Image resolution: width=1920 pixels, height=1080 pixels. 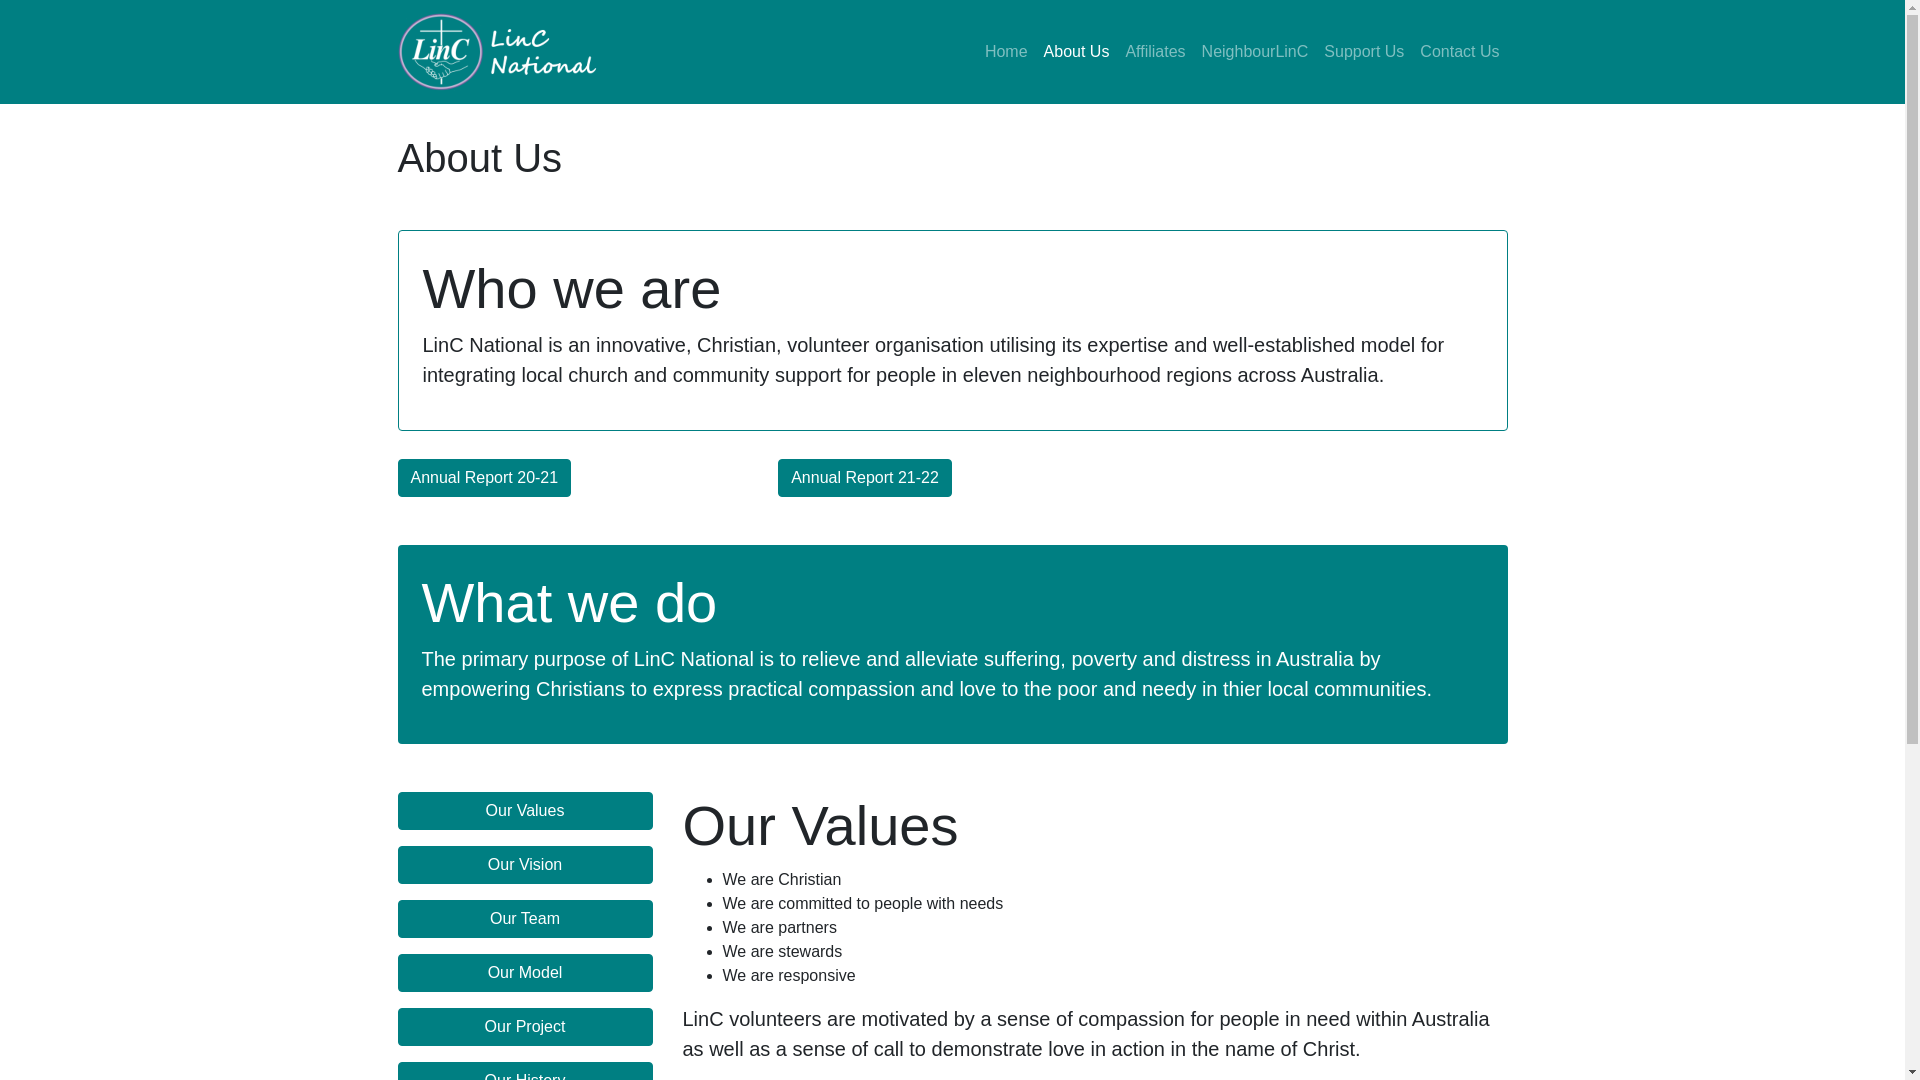 What do you see at coordinates (1459, 50) in the screenshot?
I see `'Contact Us'` at bounding box center [1459, 50].